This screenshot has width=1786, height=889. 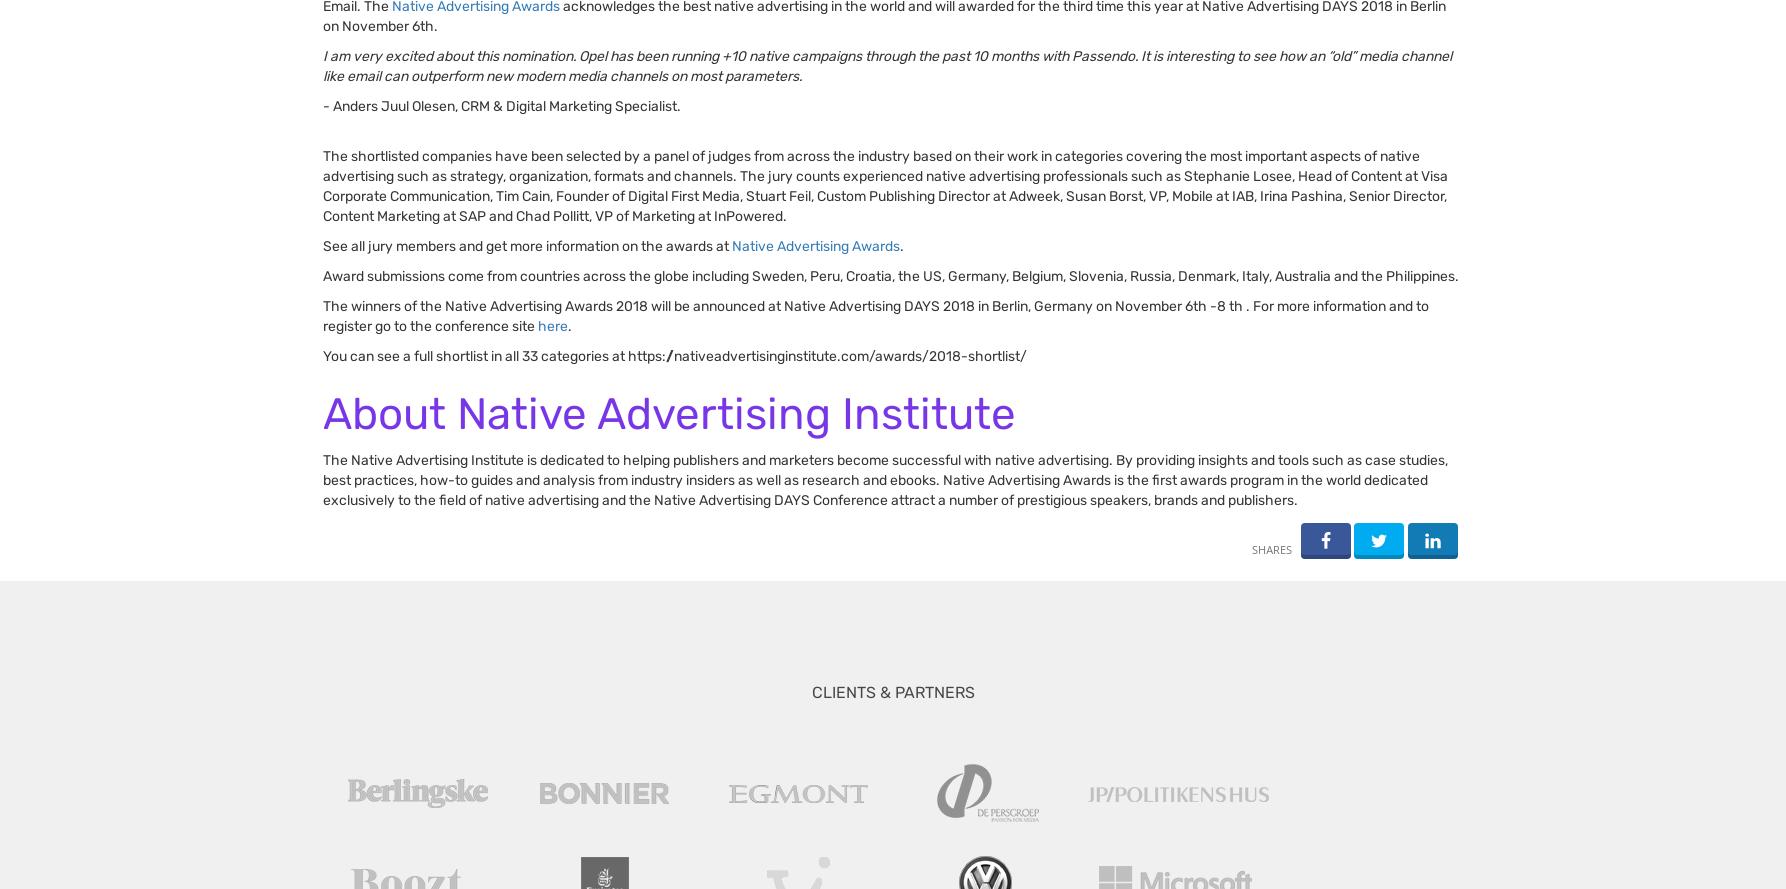 What do you see at coordinates (501, 105) in the screenshot?
I see `'- Anders Juul Olesen, CRM & Digital Marketing Specialist.'` at bounding box center [501, 105].